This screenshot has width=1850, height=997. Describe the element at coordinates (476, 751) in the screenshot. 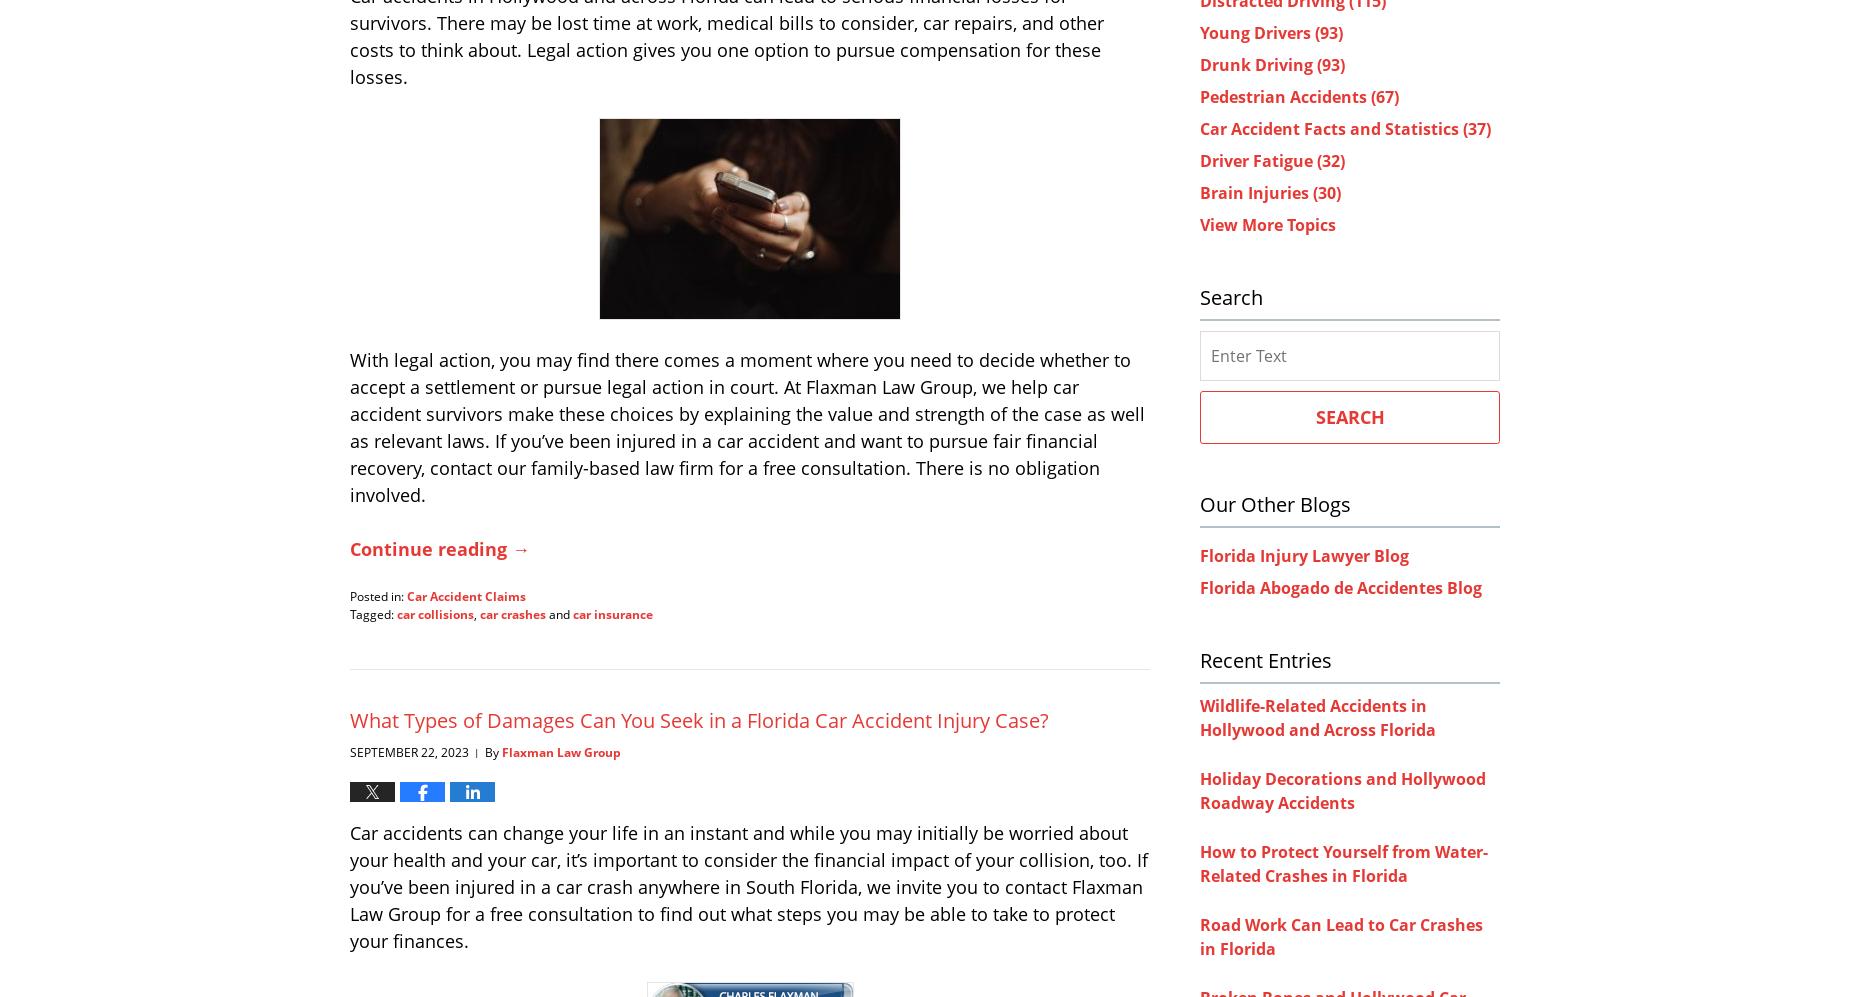

I see `'|'` at that location.